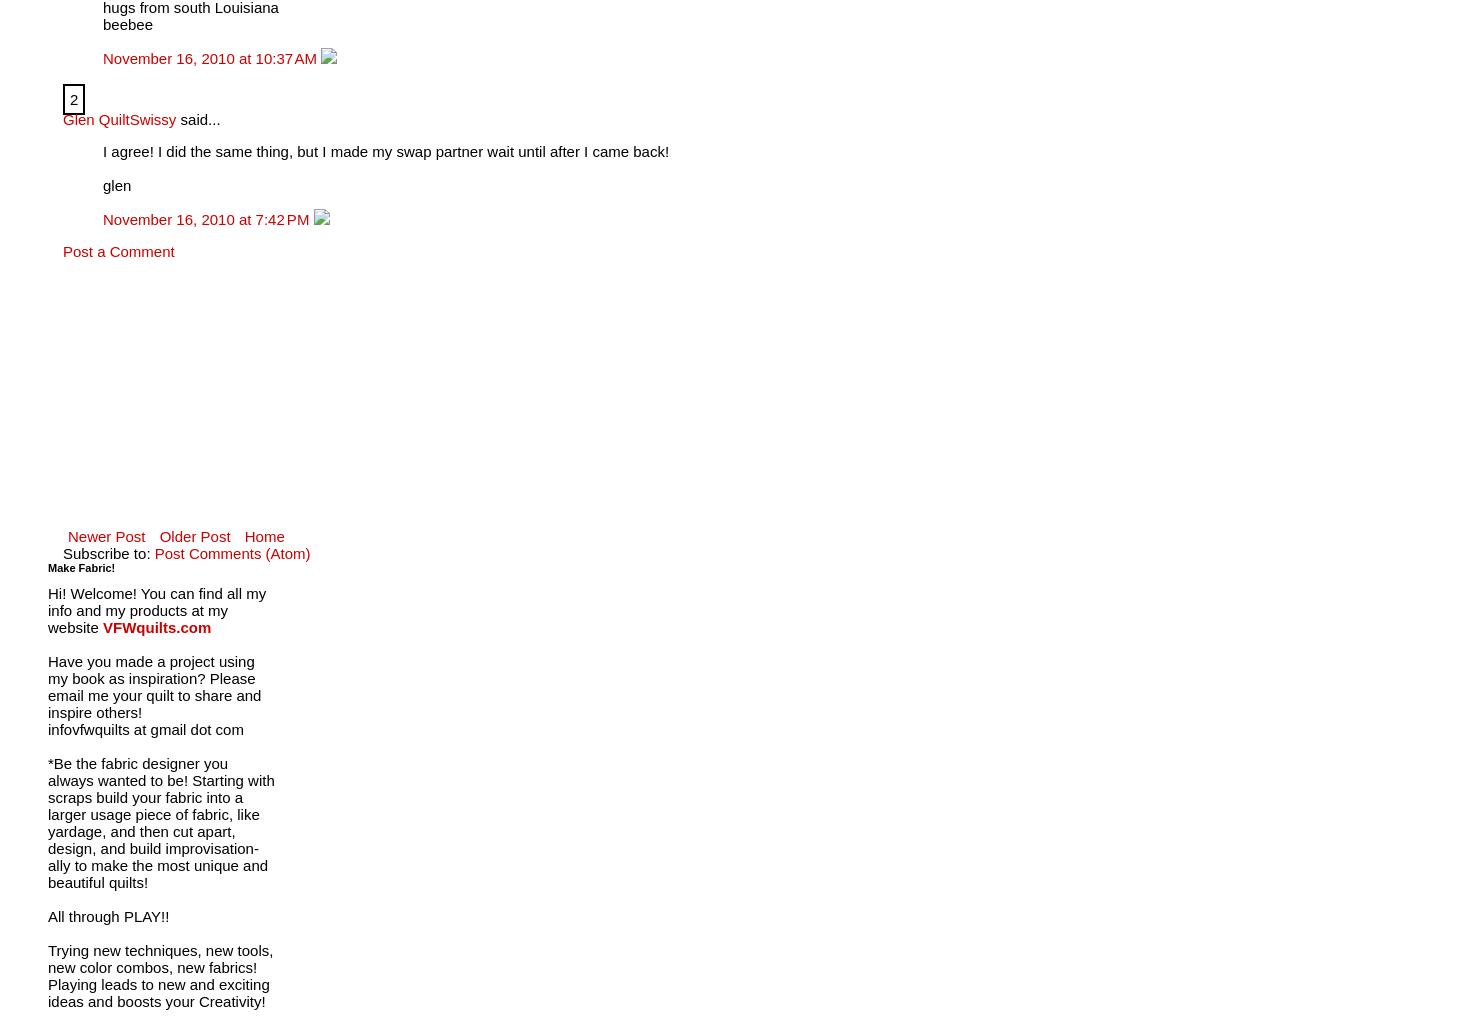  I want to click on 'I agree!  I did the same thing, but I made my swap partner wait until after I came back!', so click(385, 149).